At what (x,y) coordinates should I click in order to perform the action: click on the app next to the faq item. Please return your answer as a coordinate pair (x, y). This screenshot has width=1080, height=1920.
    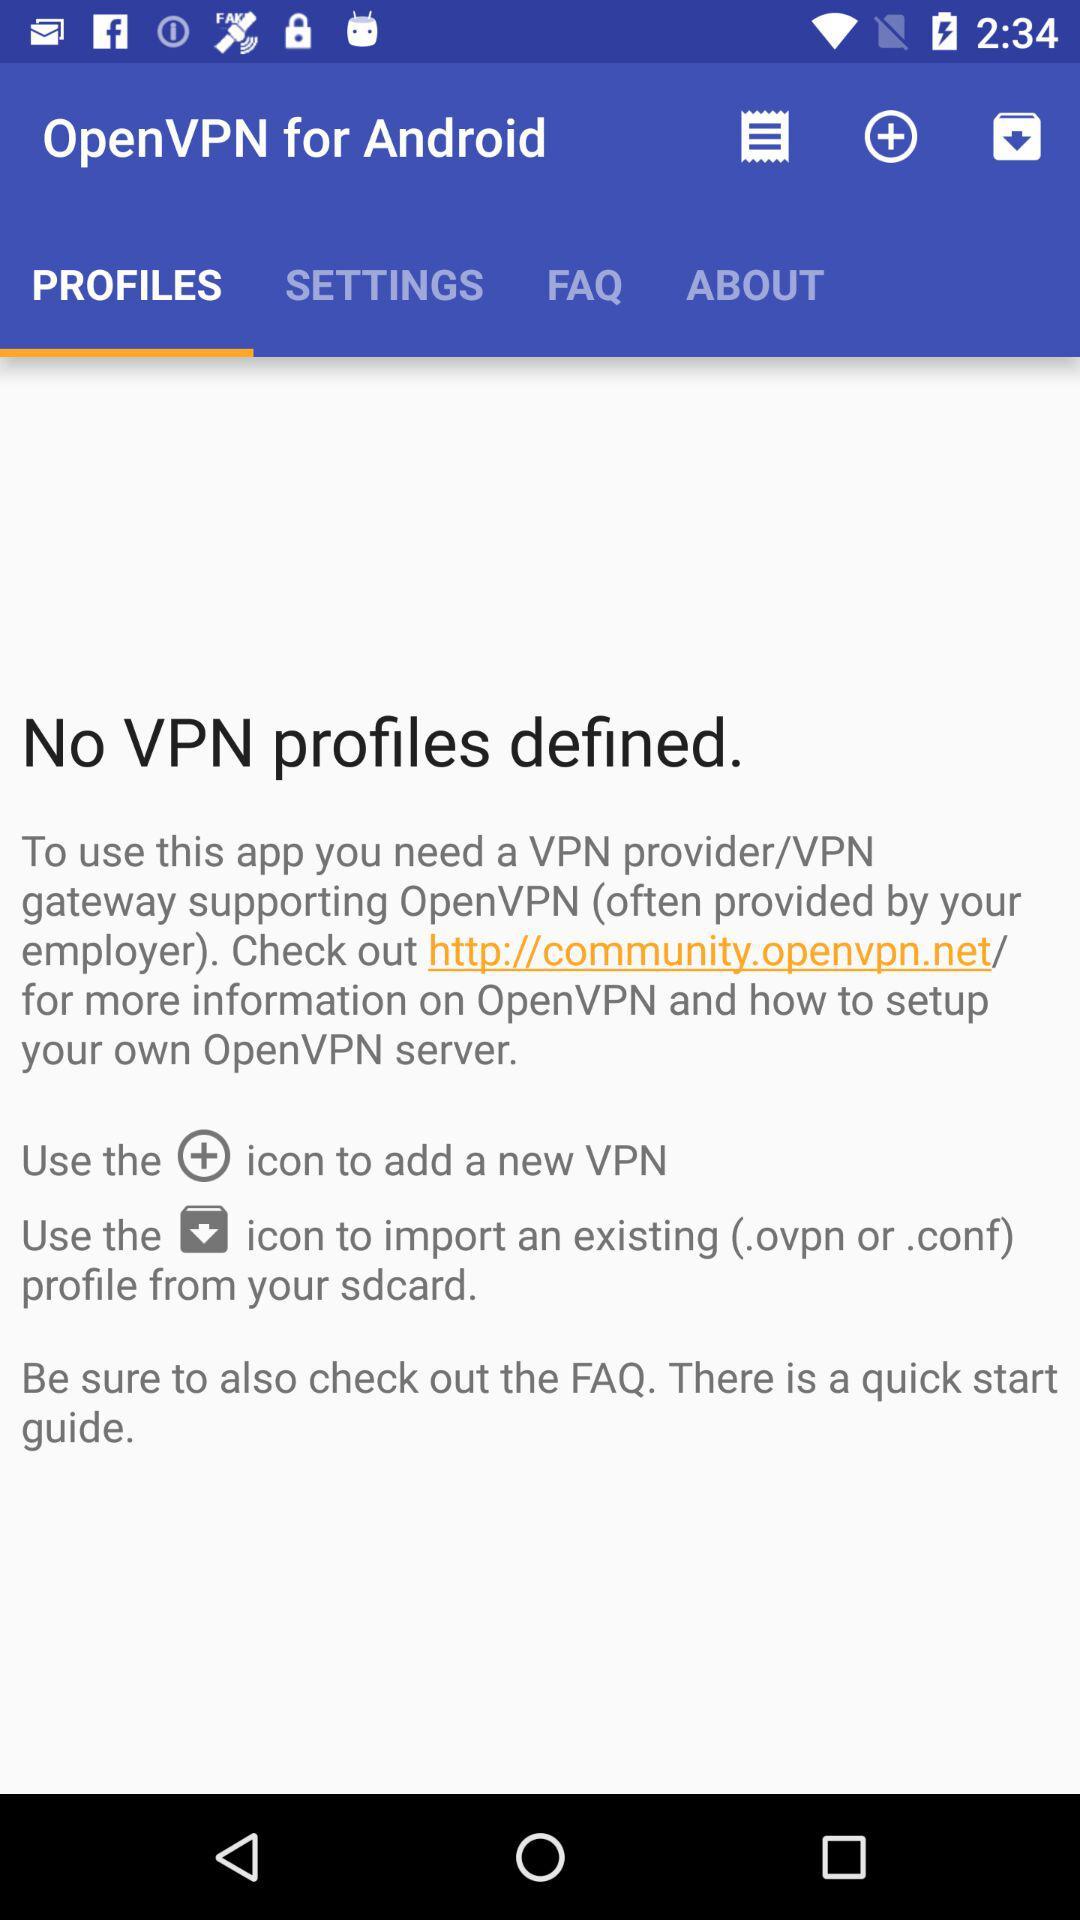
    Looking at the image, I should click on (384, 282).